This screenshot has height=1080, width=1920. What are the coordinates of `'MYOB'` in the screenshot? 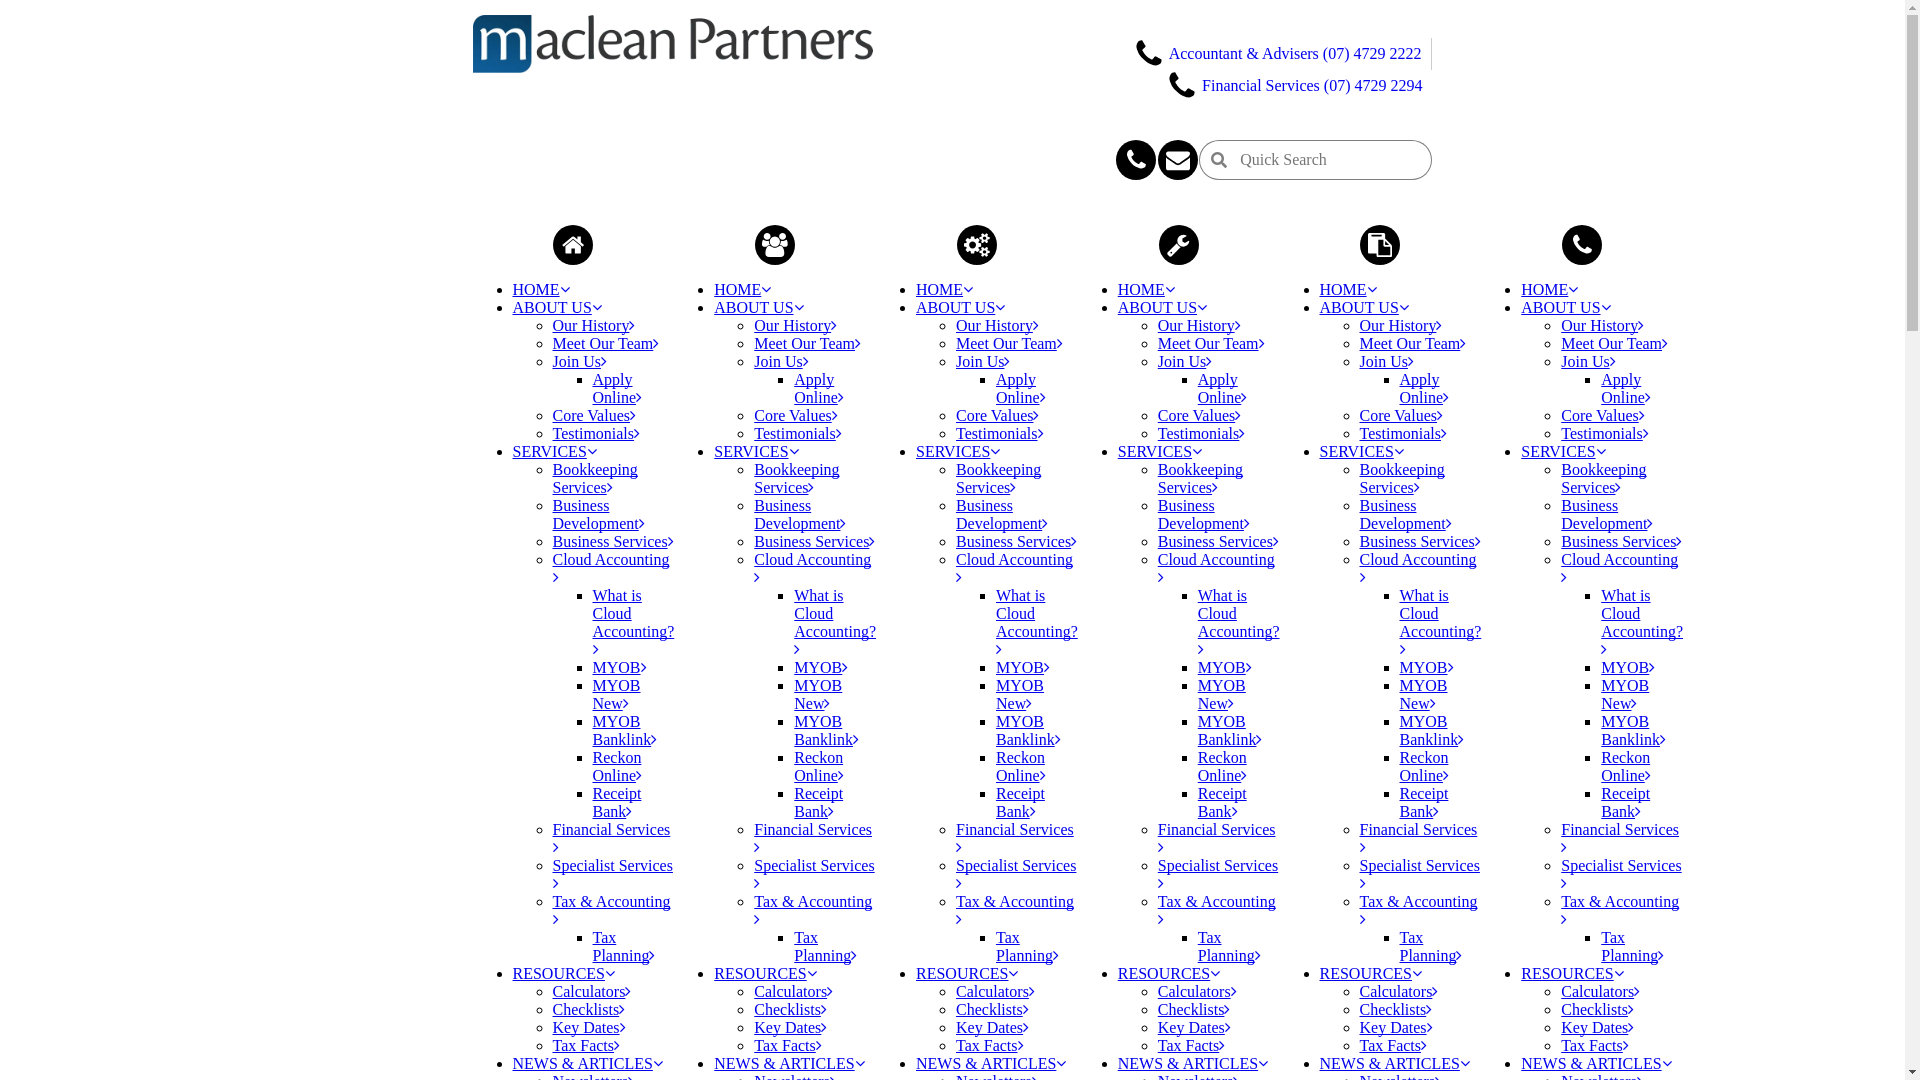 It's located at (1601, 667).